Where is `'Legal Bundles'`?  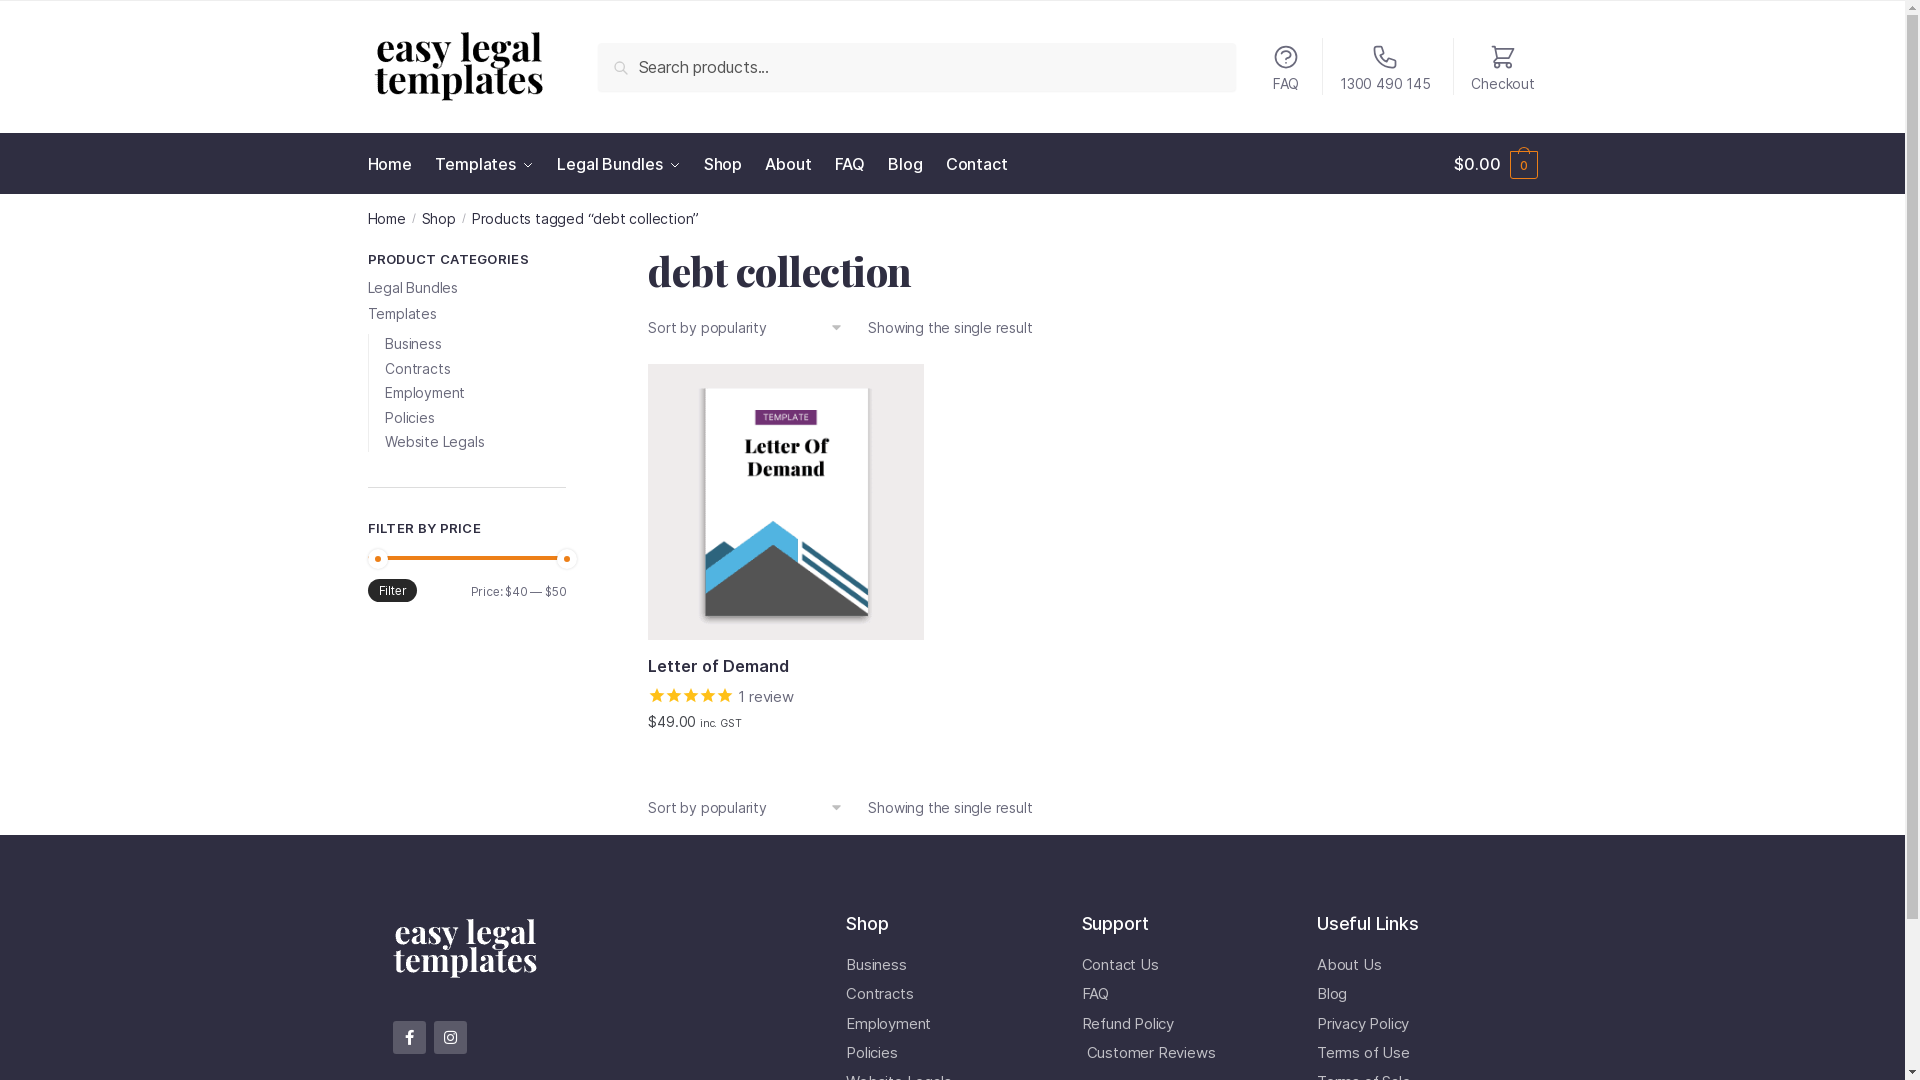
'Legal Bundles' is located at coordinates (617, 163).